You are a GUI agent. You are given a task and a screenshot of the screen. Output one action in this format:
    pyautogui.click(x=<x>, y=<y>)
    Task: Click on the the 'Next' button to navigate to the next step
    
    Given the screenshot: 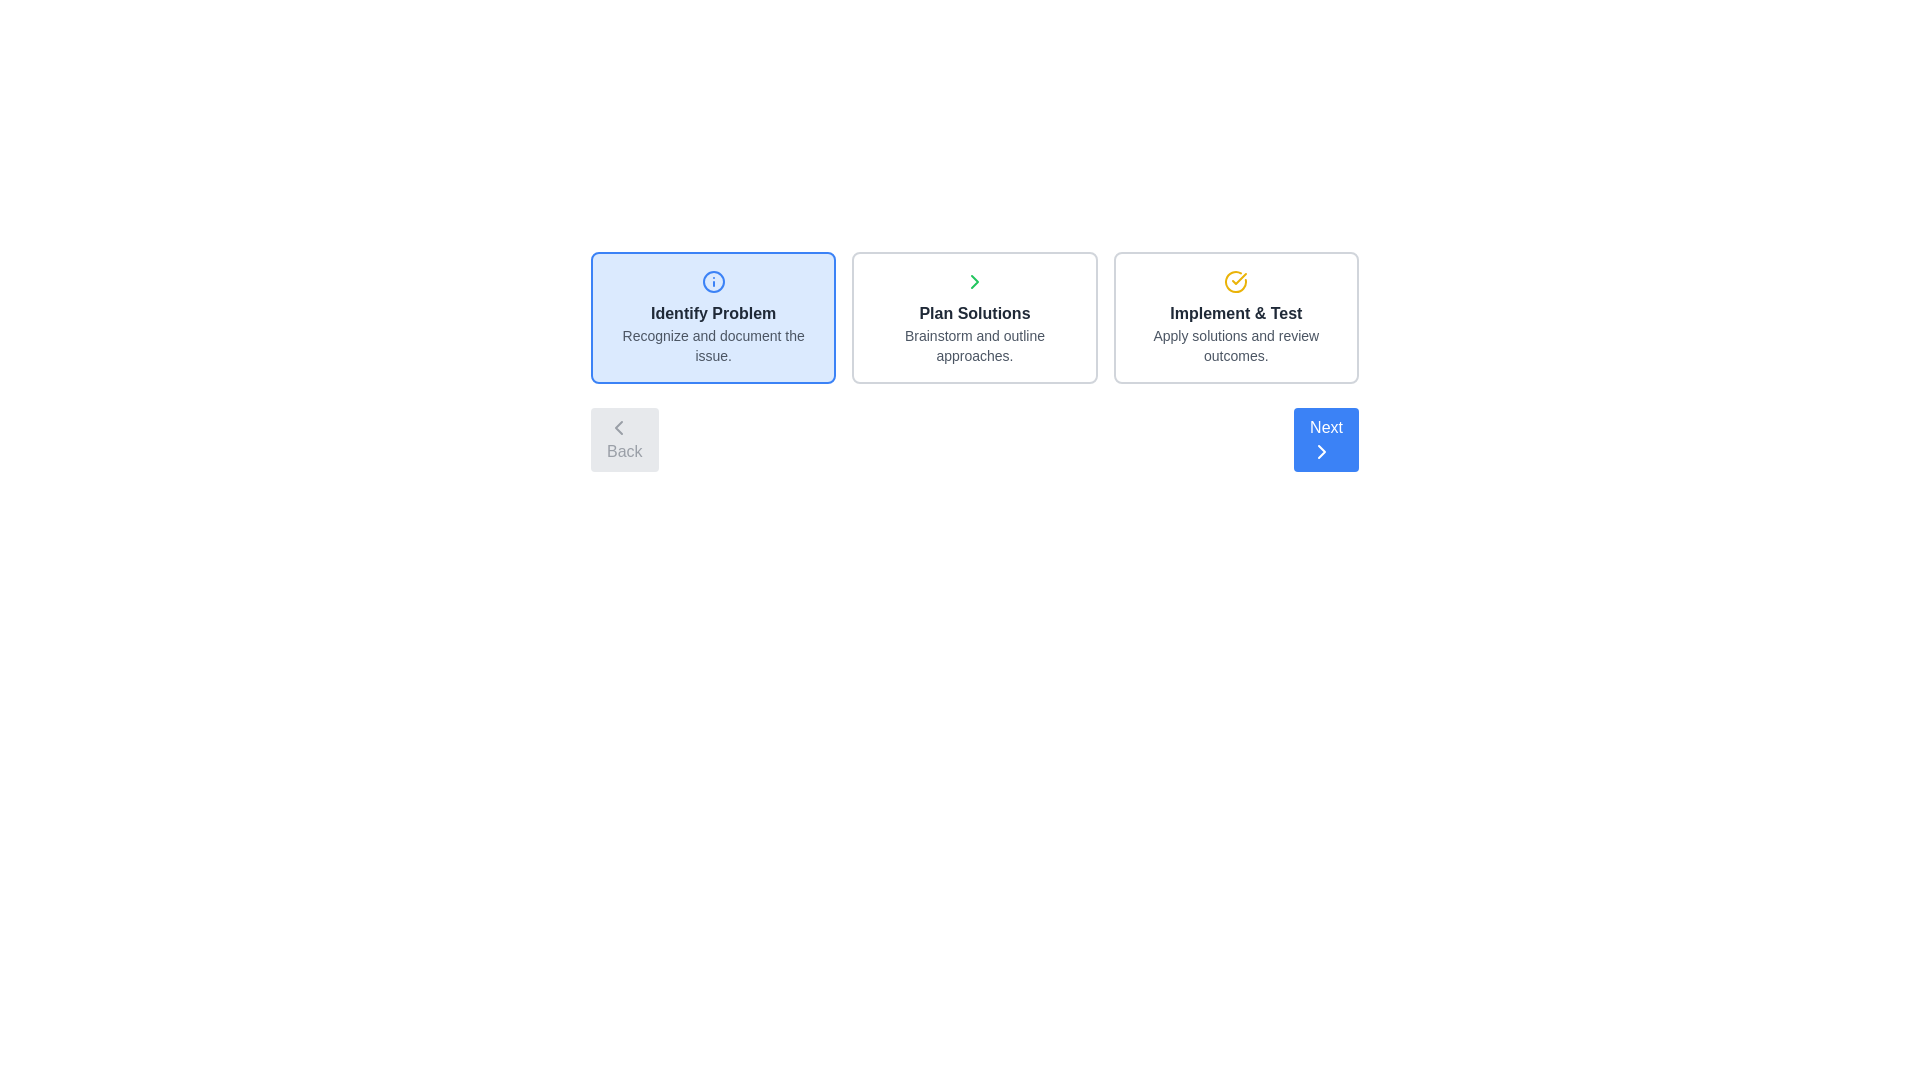 What is the action you would take?
    pyautogui.click(x=1325, y=438)
    